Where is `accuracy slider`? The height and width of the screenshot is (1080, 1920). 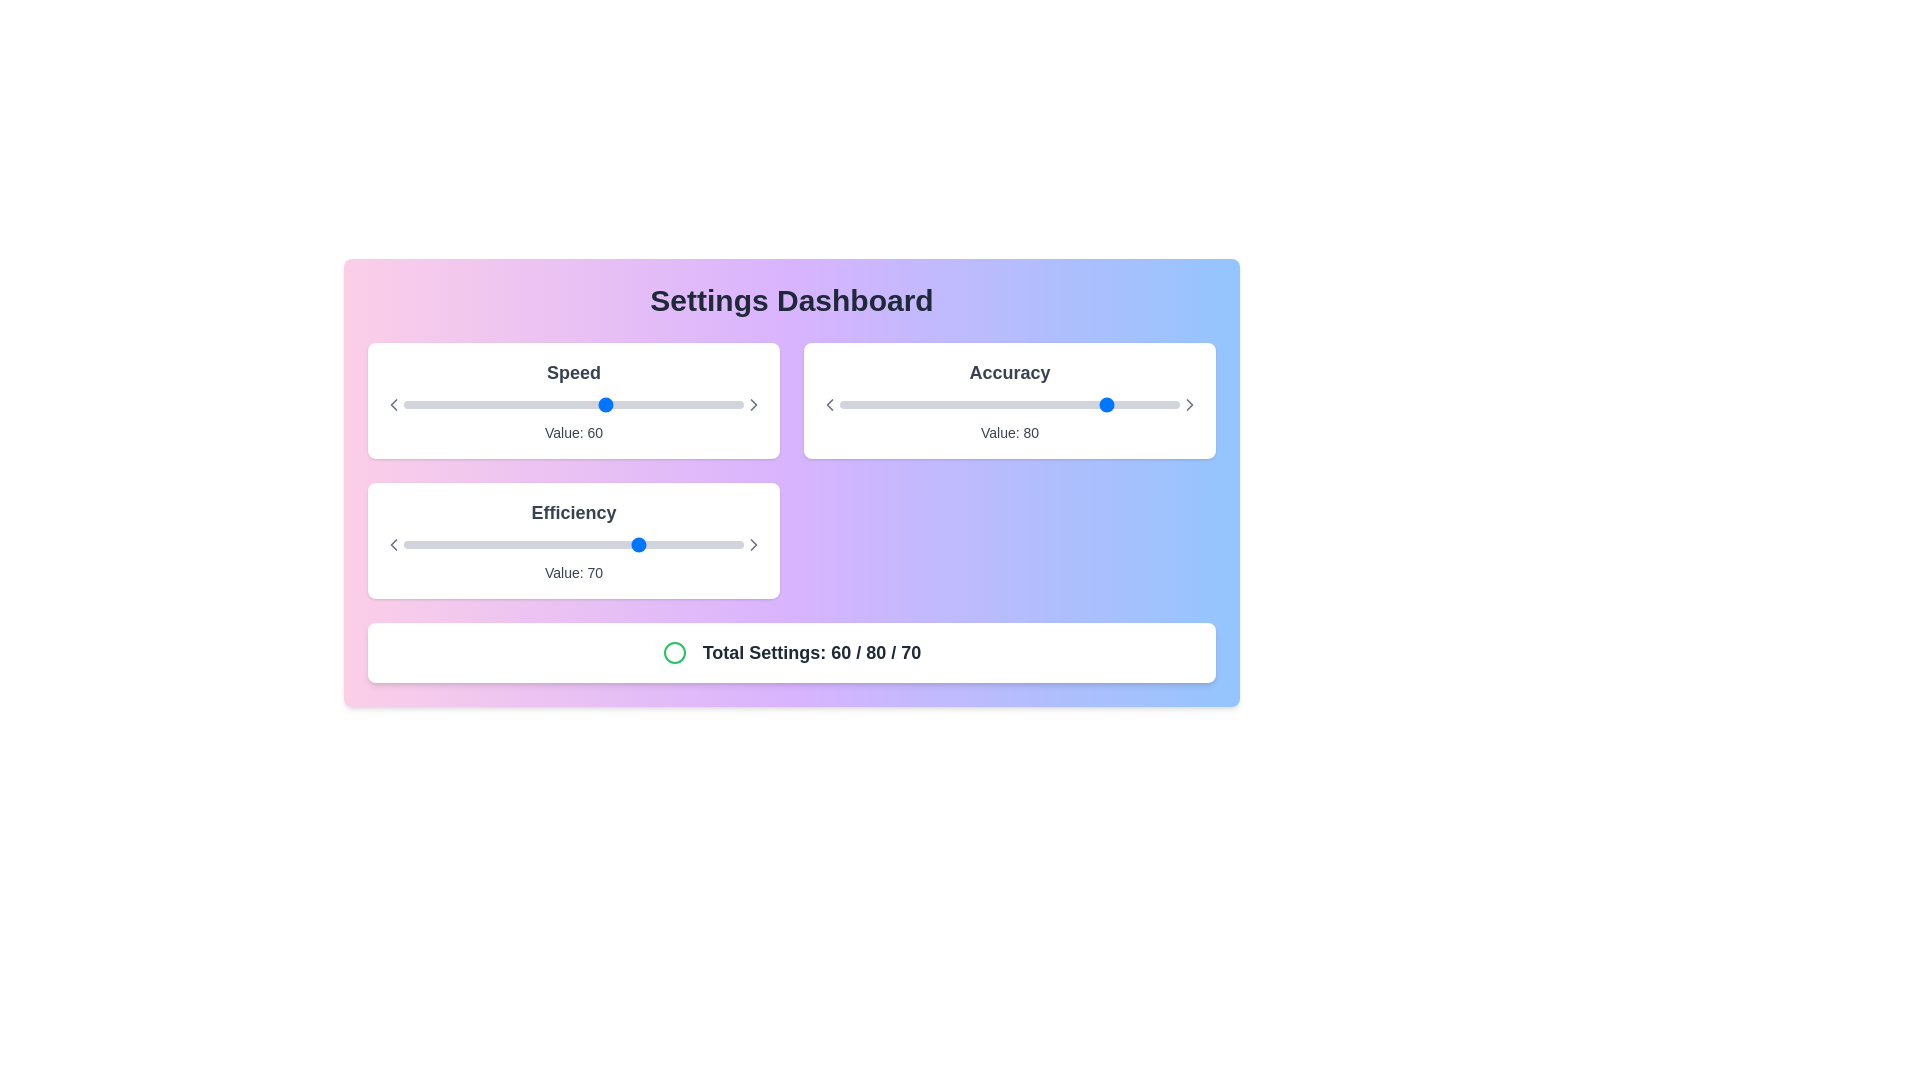 accuracy slider is located at coordinates (969, 405).